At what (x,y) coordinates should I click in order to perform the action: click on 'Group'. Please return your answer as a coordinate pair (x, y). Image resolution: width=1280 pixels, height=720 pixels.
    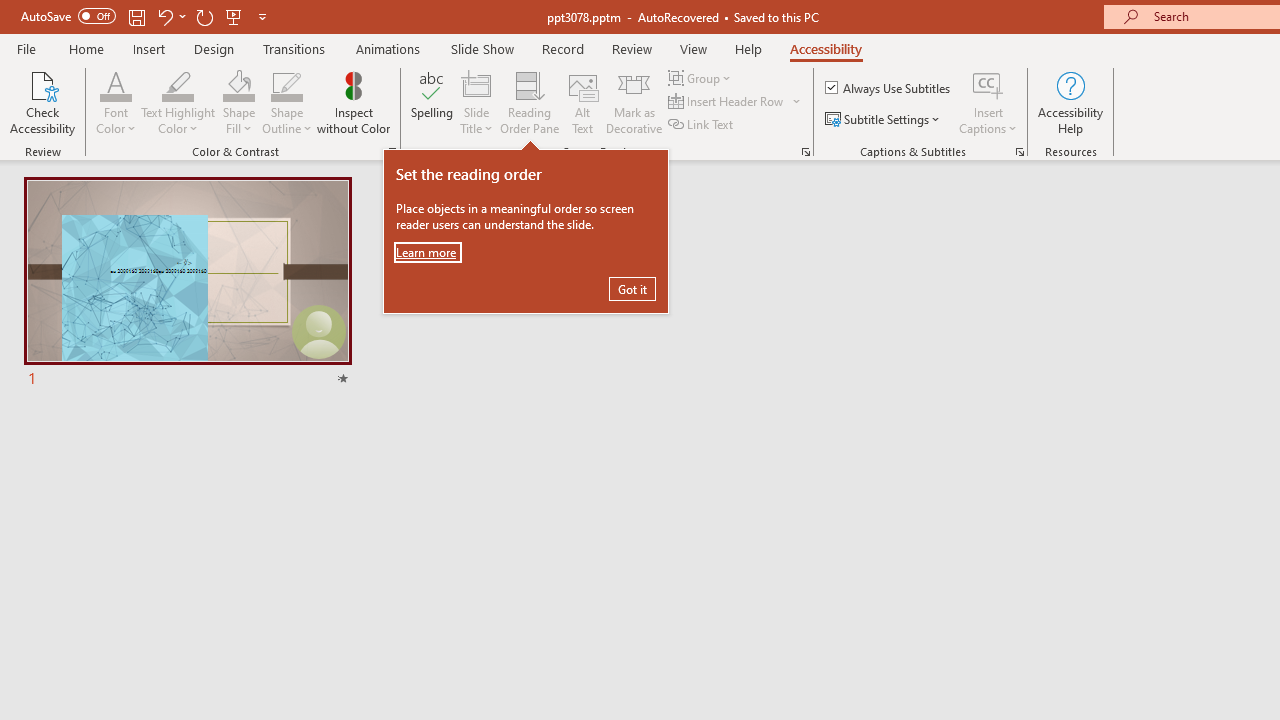
    Looking at the image, I should click on (702, 77).